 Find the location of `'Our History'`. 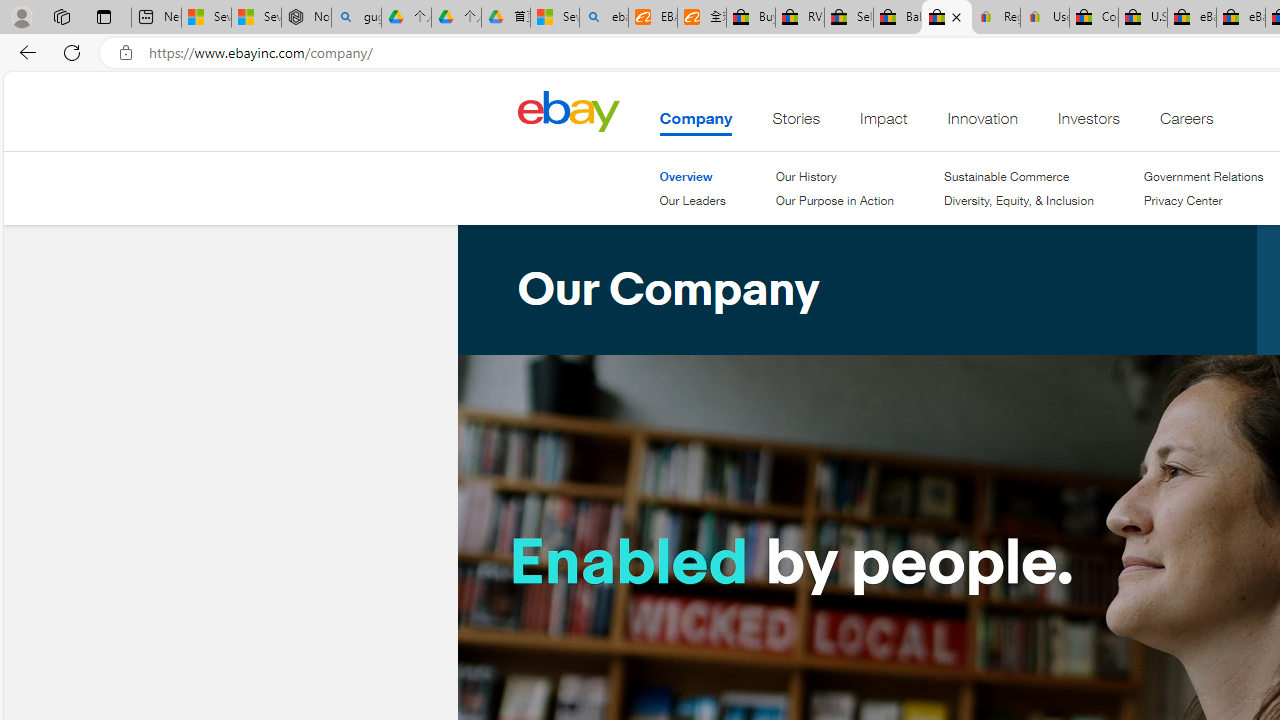

'Our History' is located at coordinates (833, 176).